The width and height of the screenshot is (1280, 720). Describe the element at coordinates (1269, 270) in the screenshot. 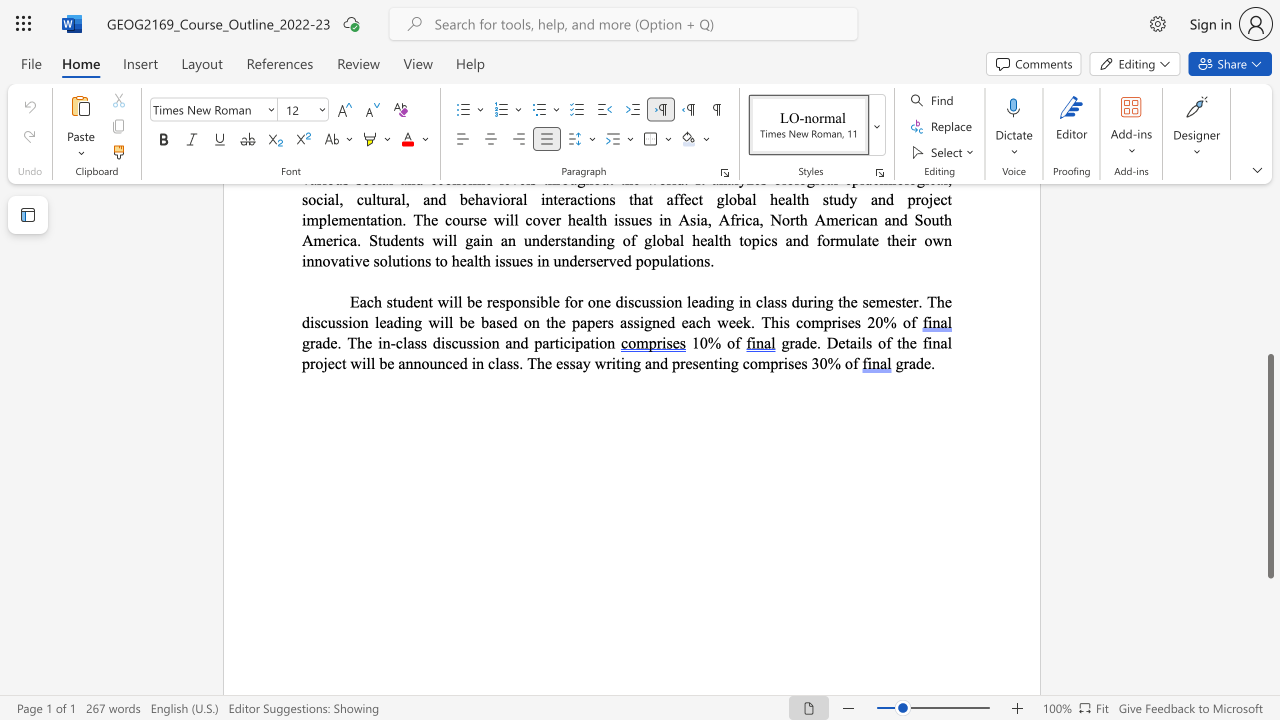

I see `the scrollbar to move the page upward` at that location.